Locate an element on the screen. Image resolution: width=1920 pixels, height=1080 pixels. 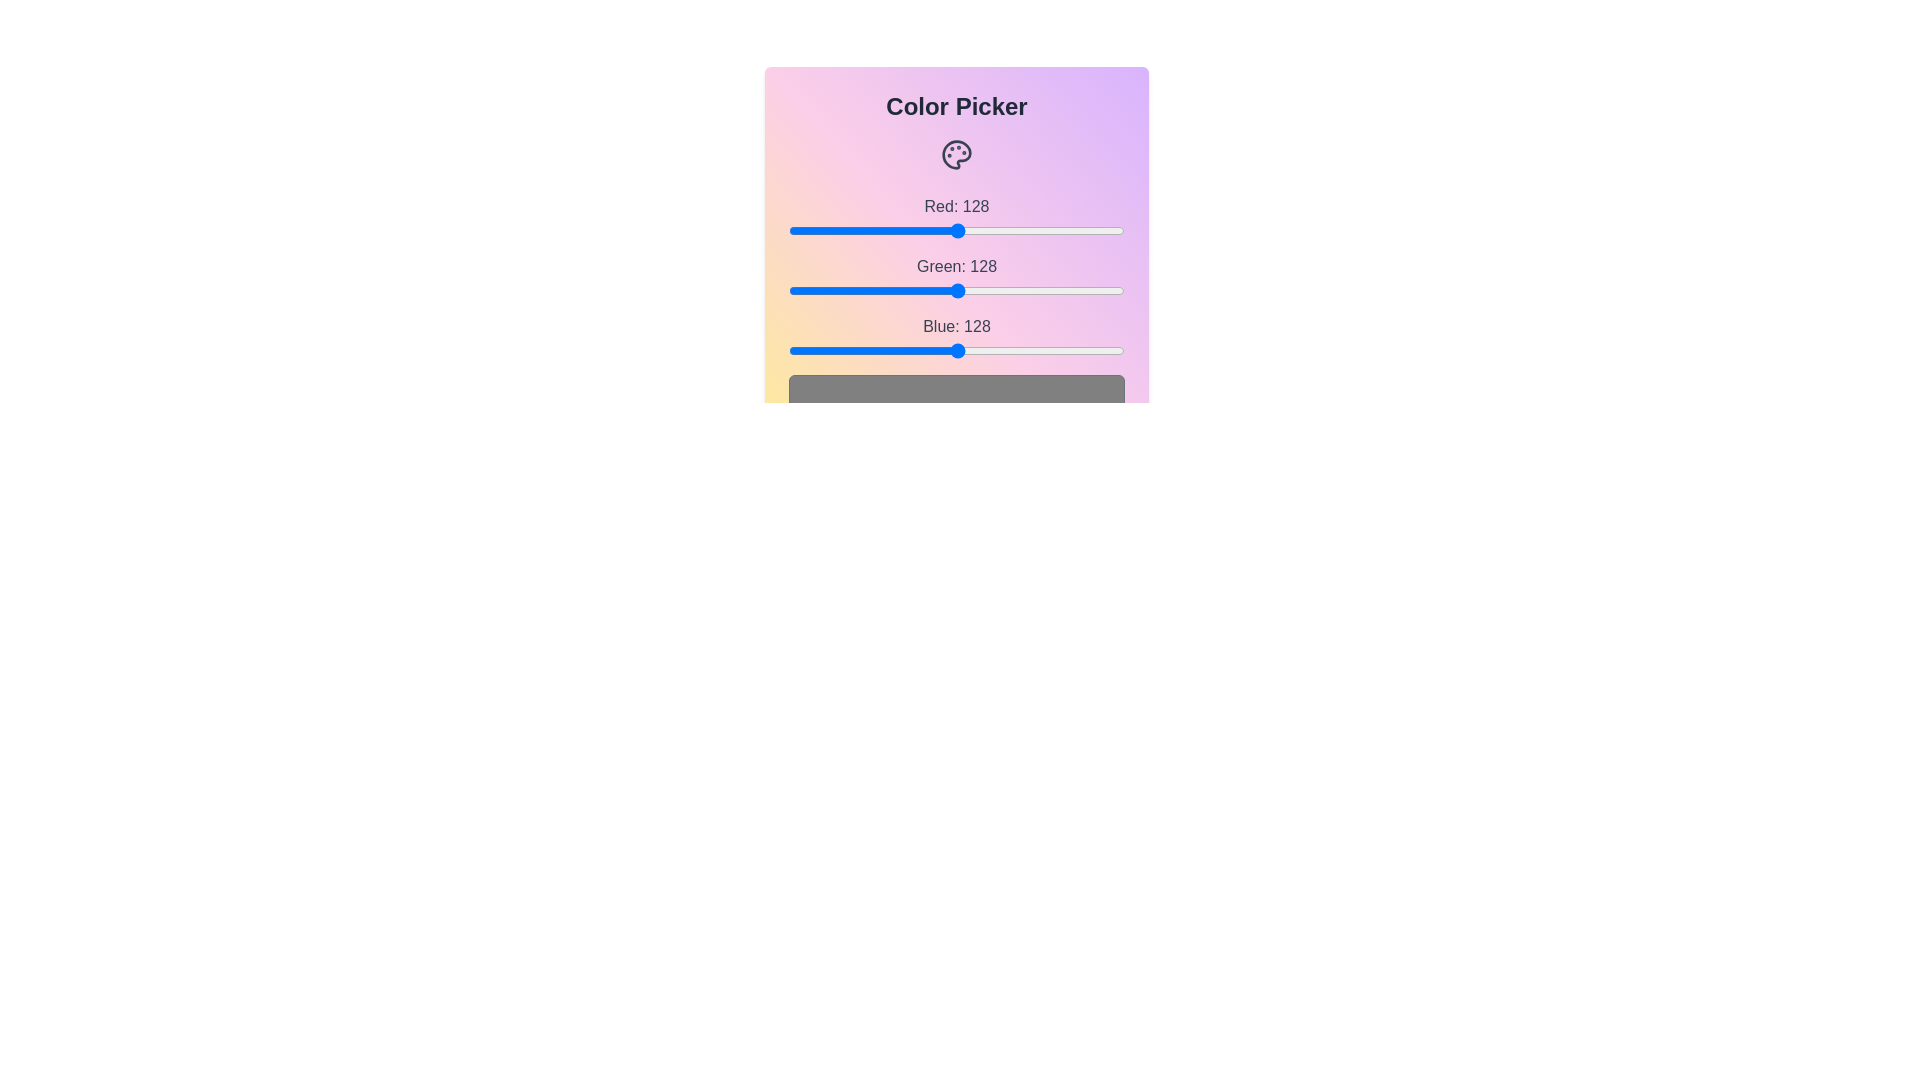
the green slider to set the green channel value to 11 is located at coordinates (803, 290).